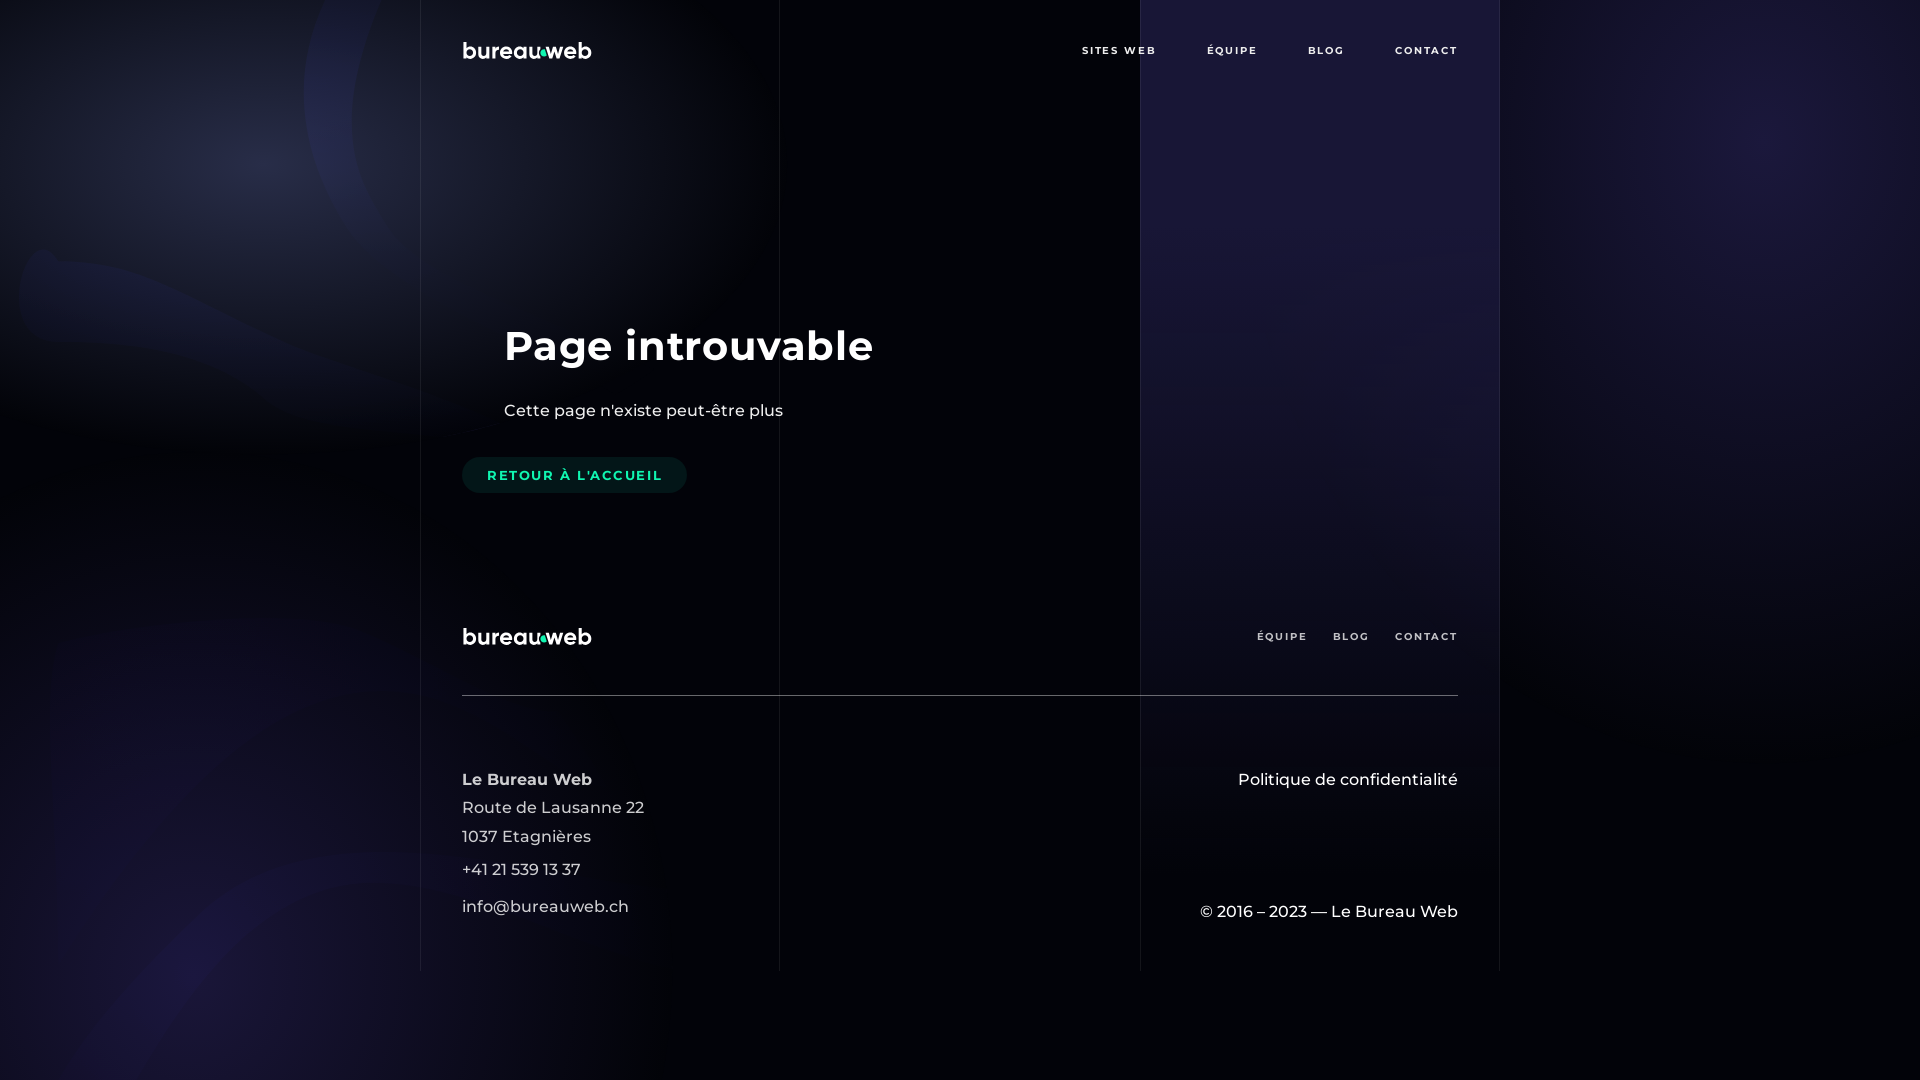 This screenshot has width=1920, height=1080. I want to click on 'CONTACT', so click(1425, 636).